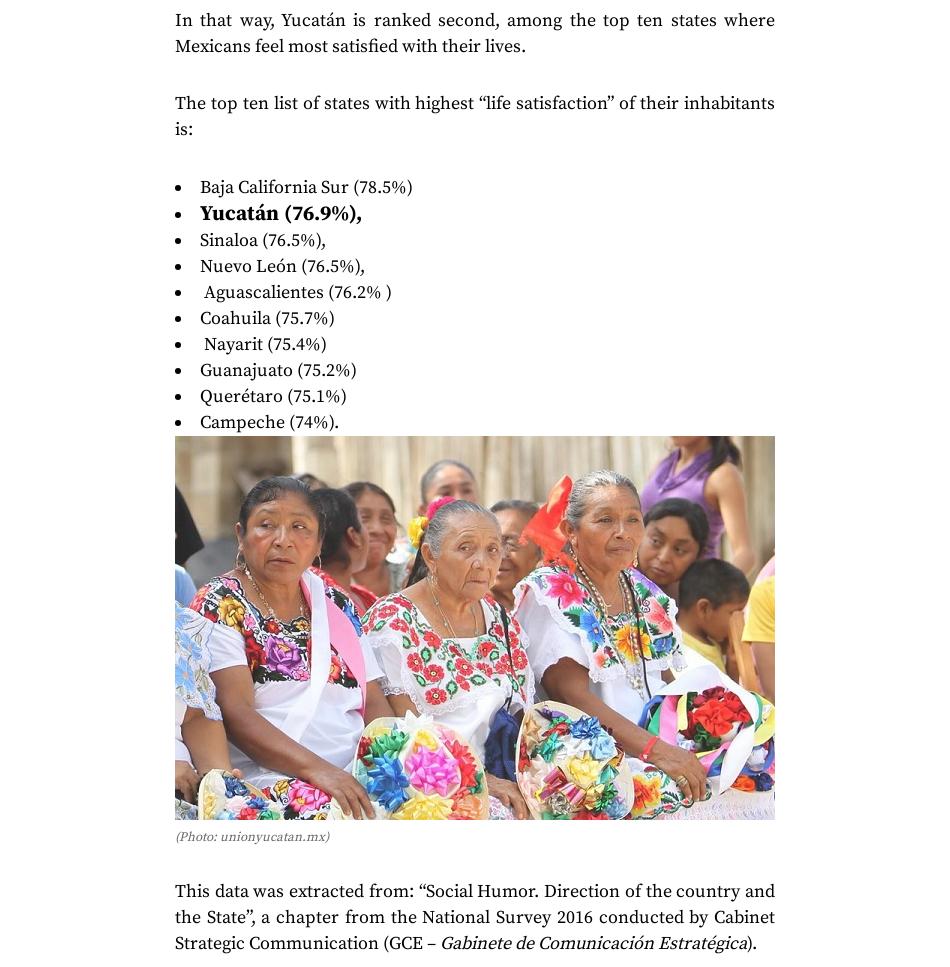 The image size is (950, 967). What do you see at coordinates (266, 317) in the screenshot?
I see `'Coahuila (75.7%)'` at bounding box center [266, 317].